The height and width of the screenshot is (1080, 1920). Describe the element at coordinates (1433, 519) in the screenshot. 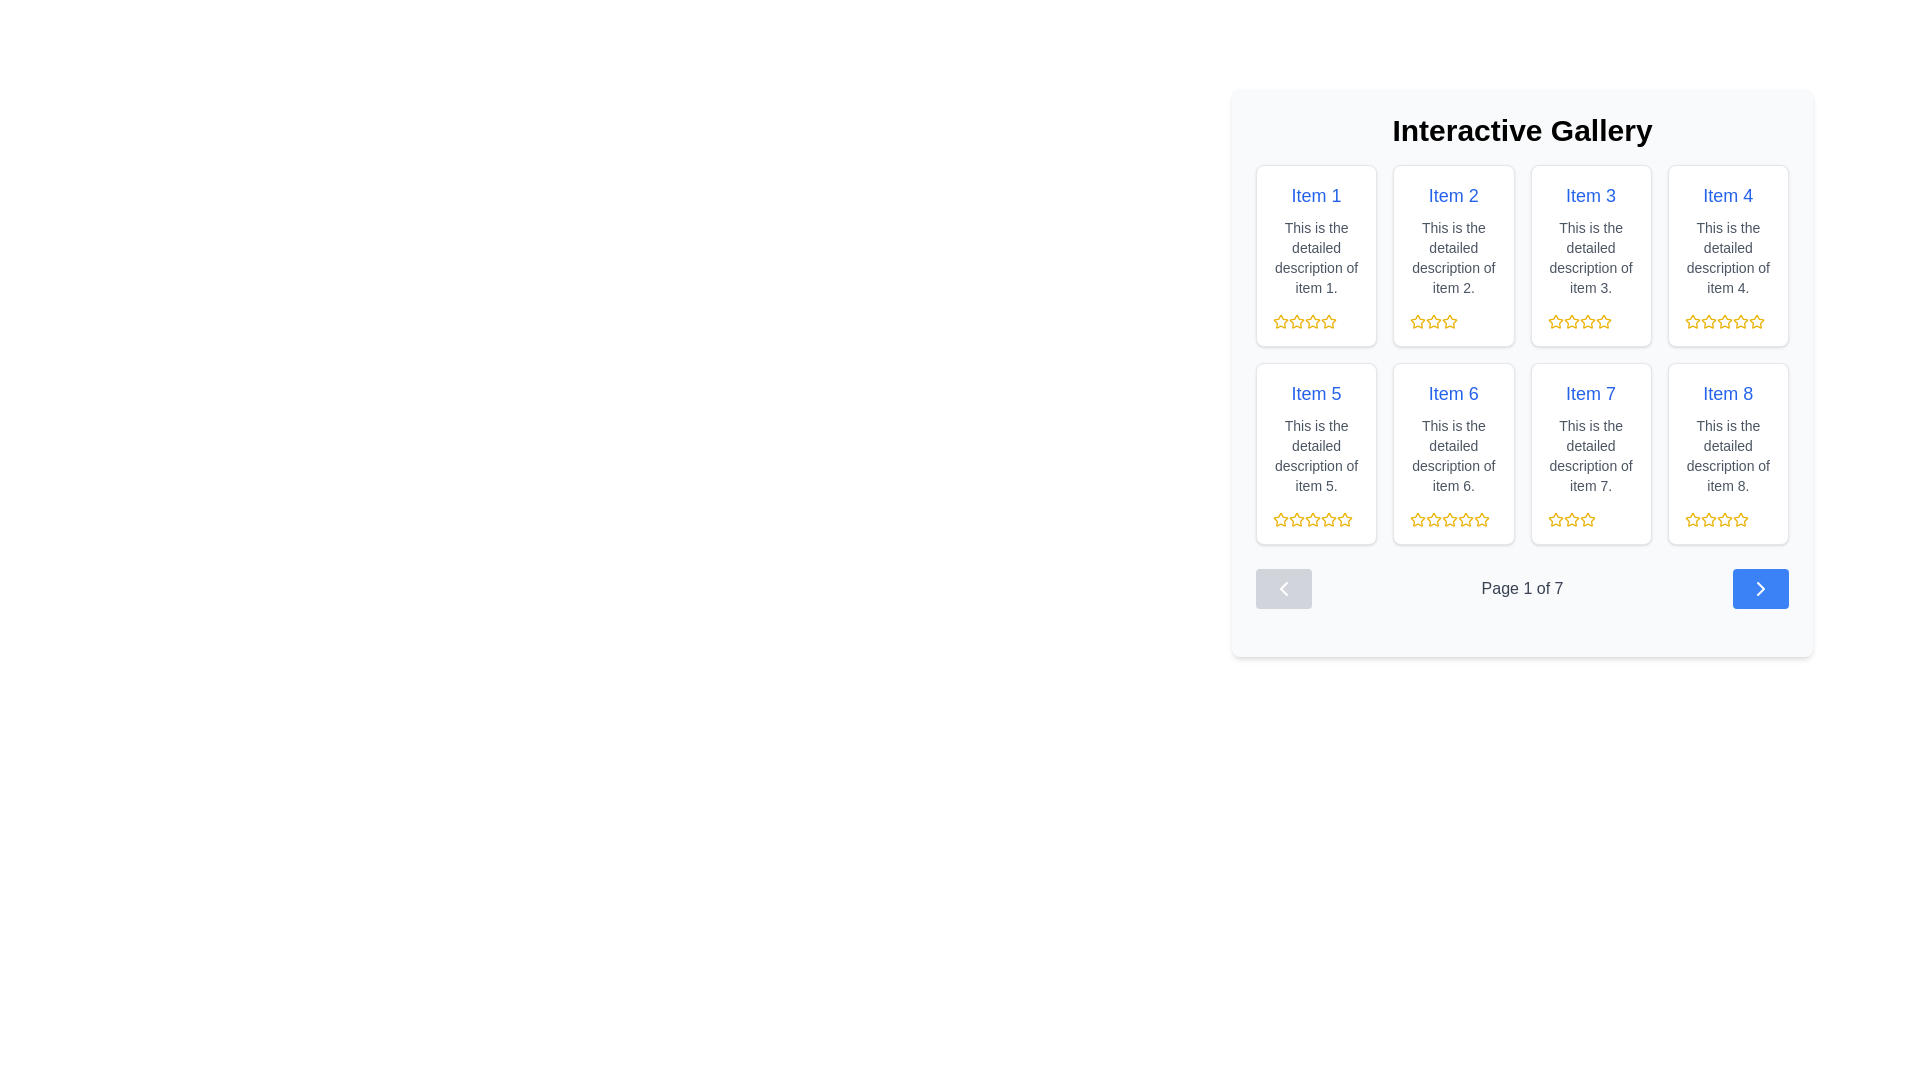

I see `the third yellow star-shaped icon from the left in the row of rating stars below 'Item 6'` at that location.